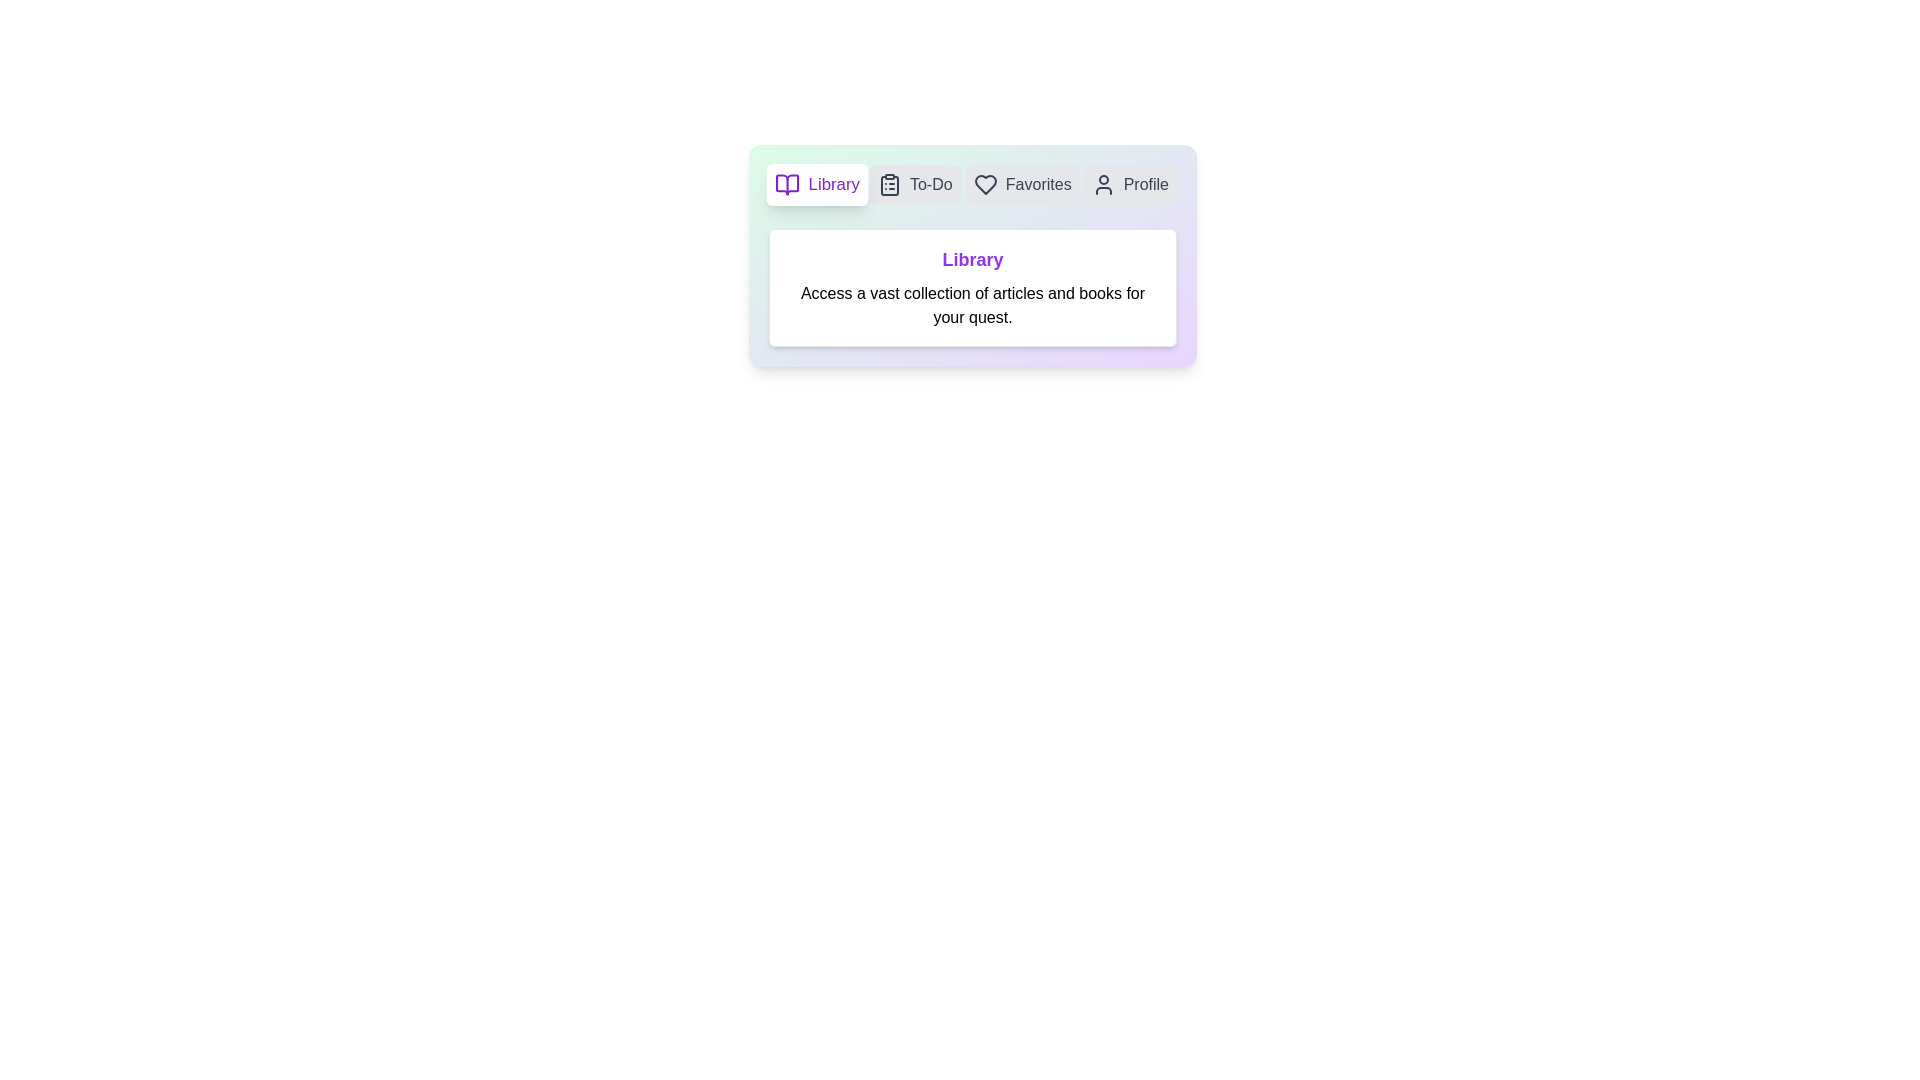 The image size is (1920, 1080). Describe the element at coordinates (1022, 185) in the screenshot. I see `the tab icon corresponding to Favorites` at that location.